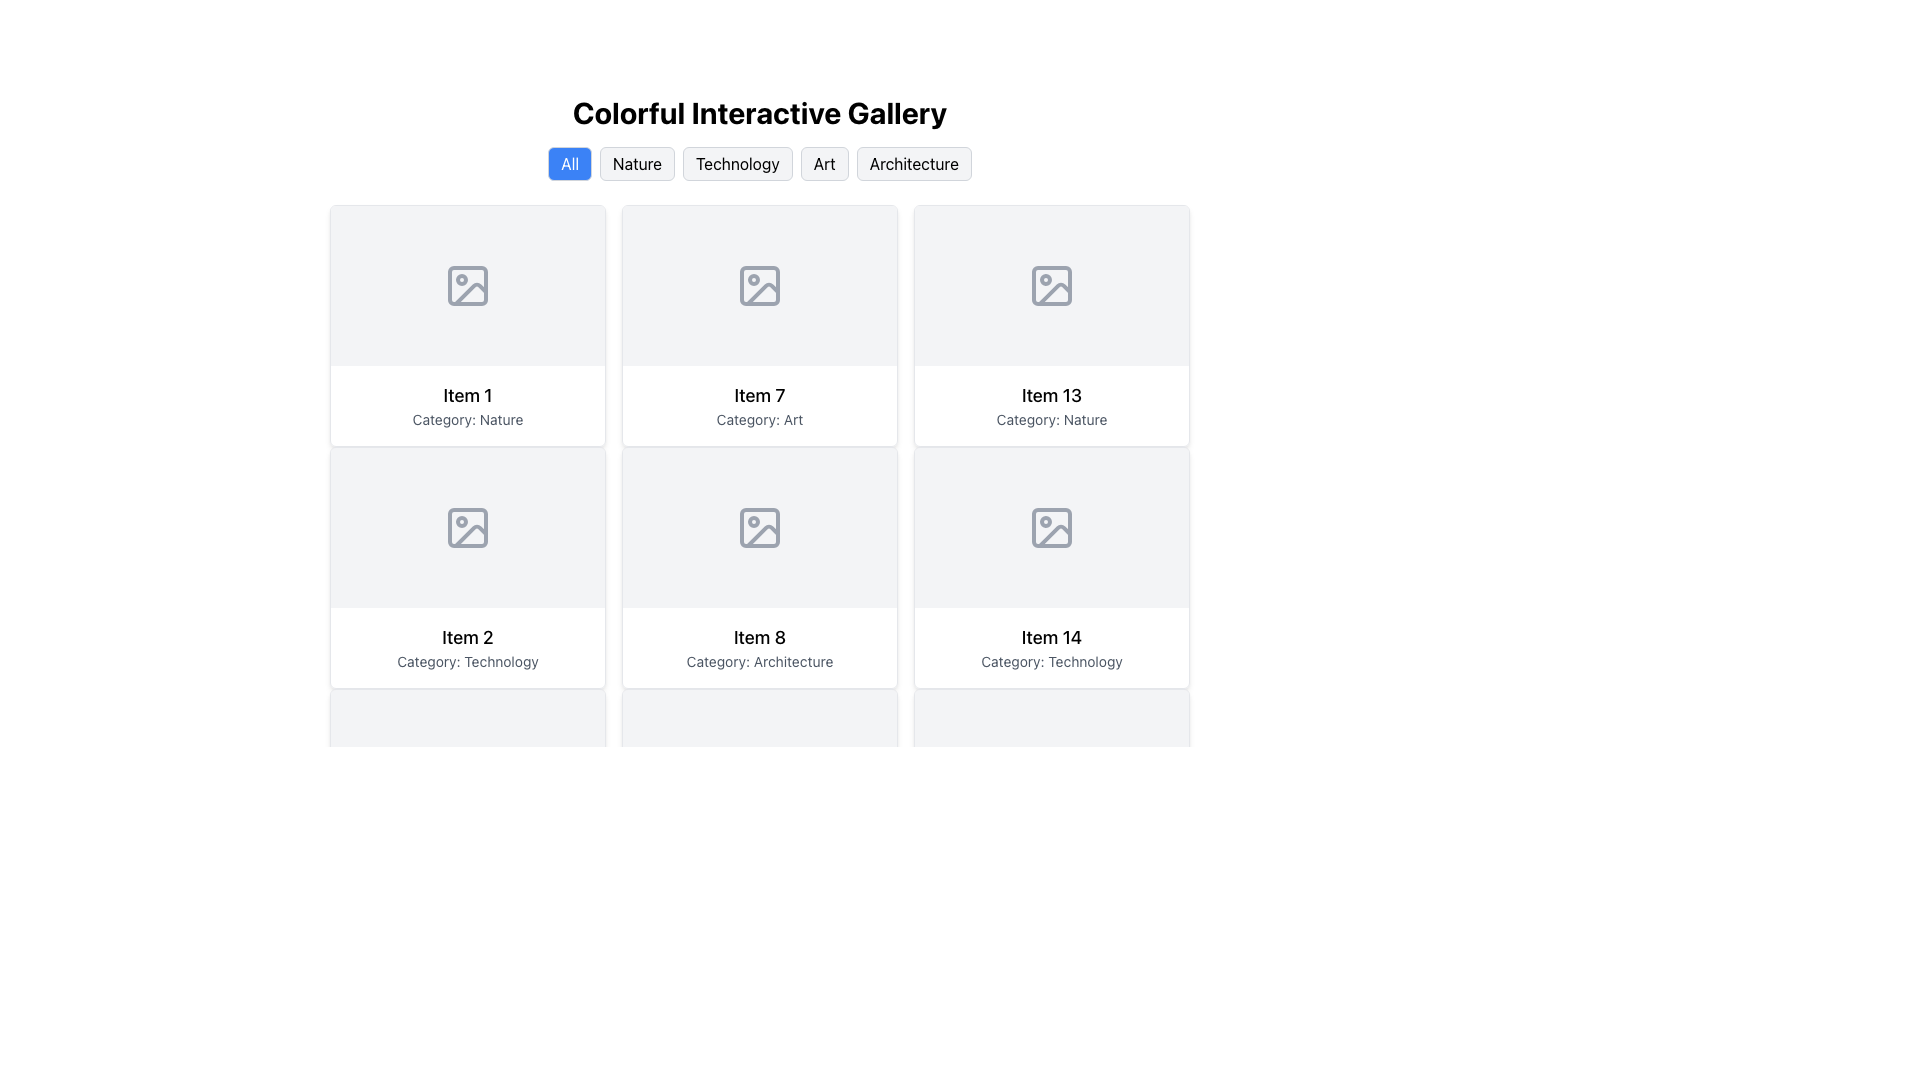  I want to click on the visual decorative element with a gray outline and rounded corners, part of the icon indicating absence of an image, located in 'Item 2' of the grid layout, so click(466, 527).